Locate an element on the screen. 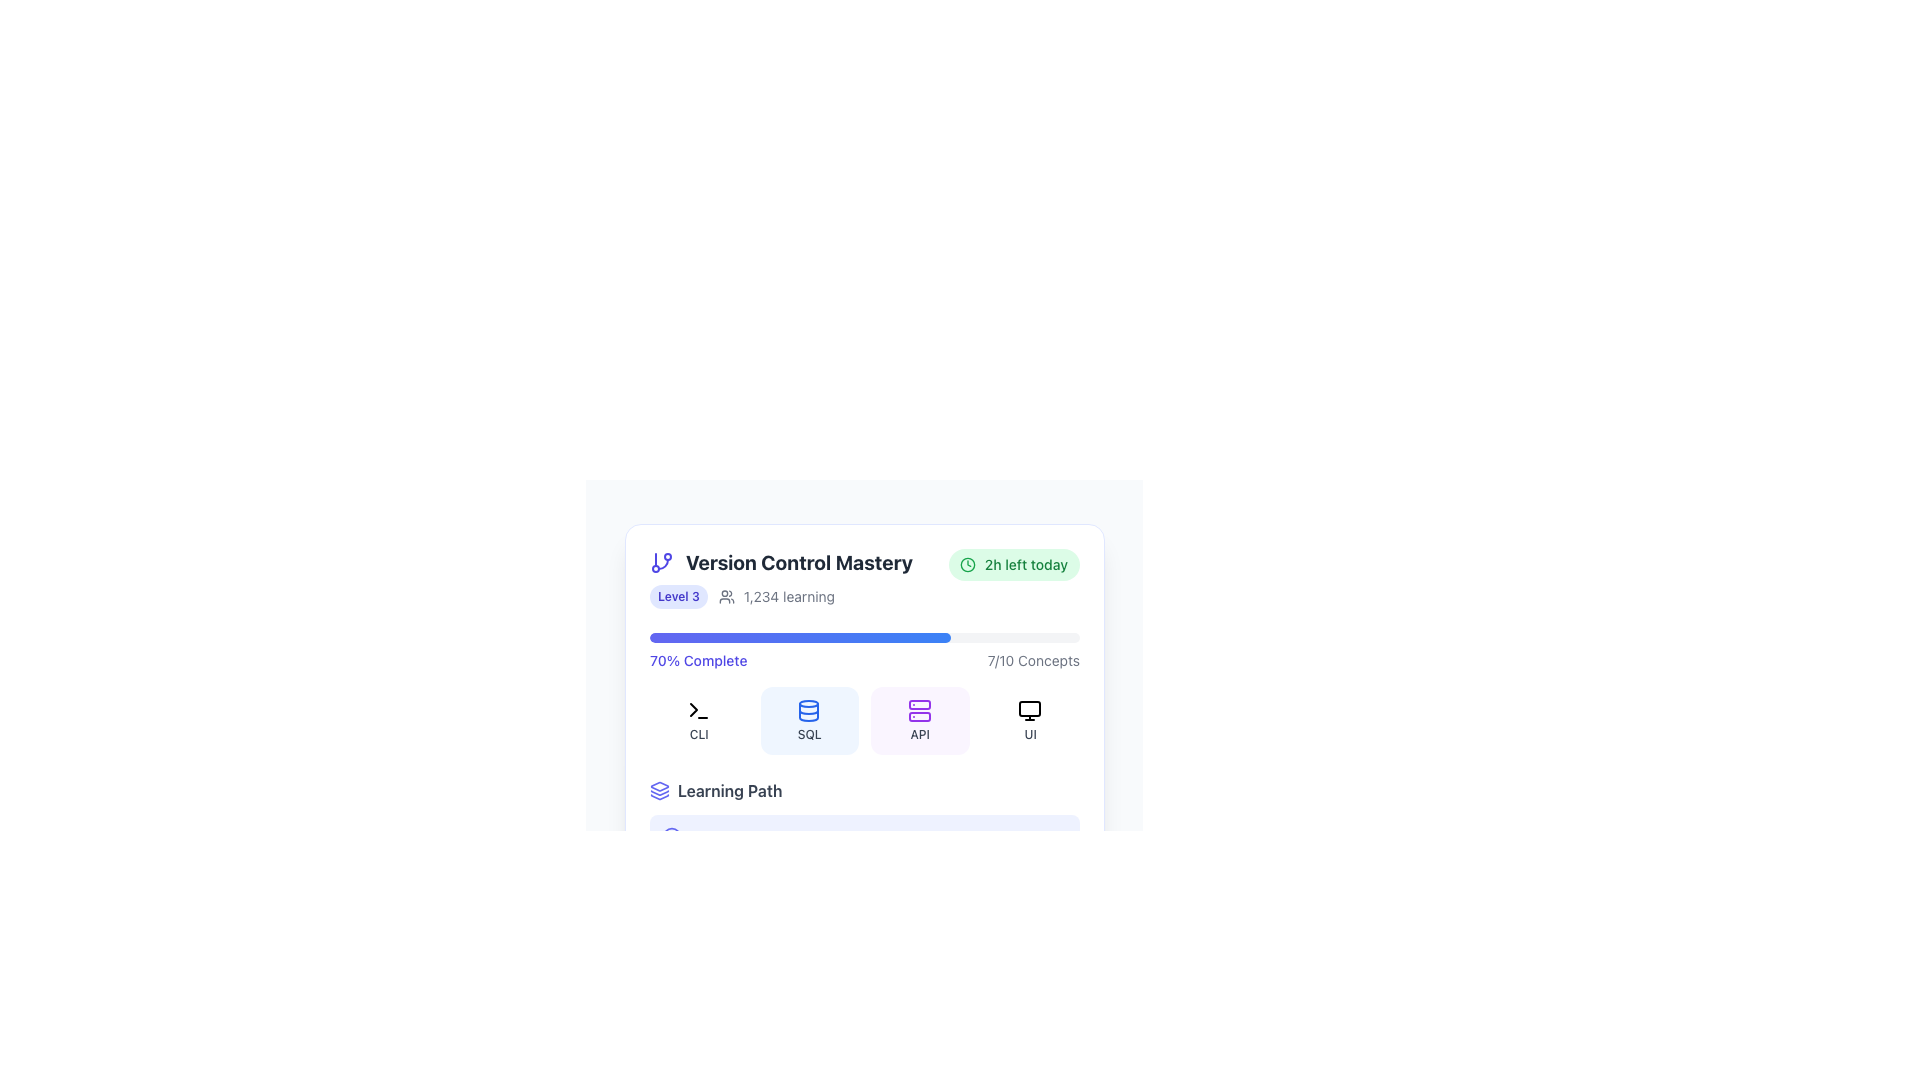  the small triangular chevron shape, which is the leftmost part of the terminal icon, to interact with the terminal functionality is located at coordinates (693, 708).